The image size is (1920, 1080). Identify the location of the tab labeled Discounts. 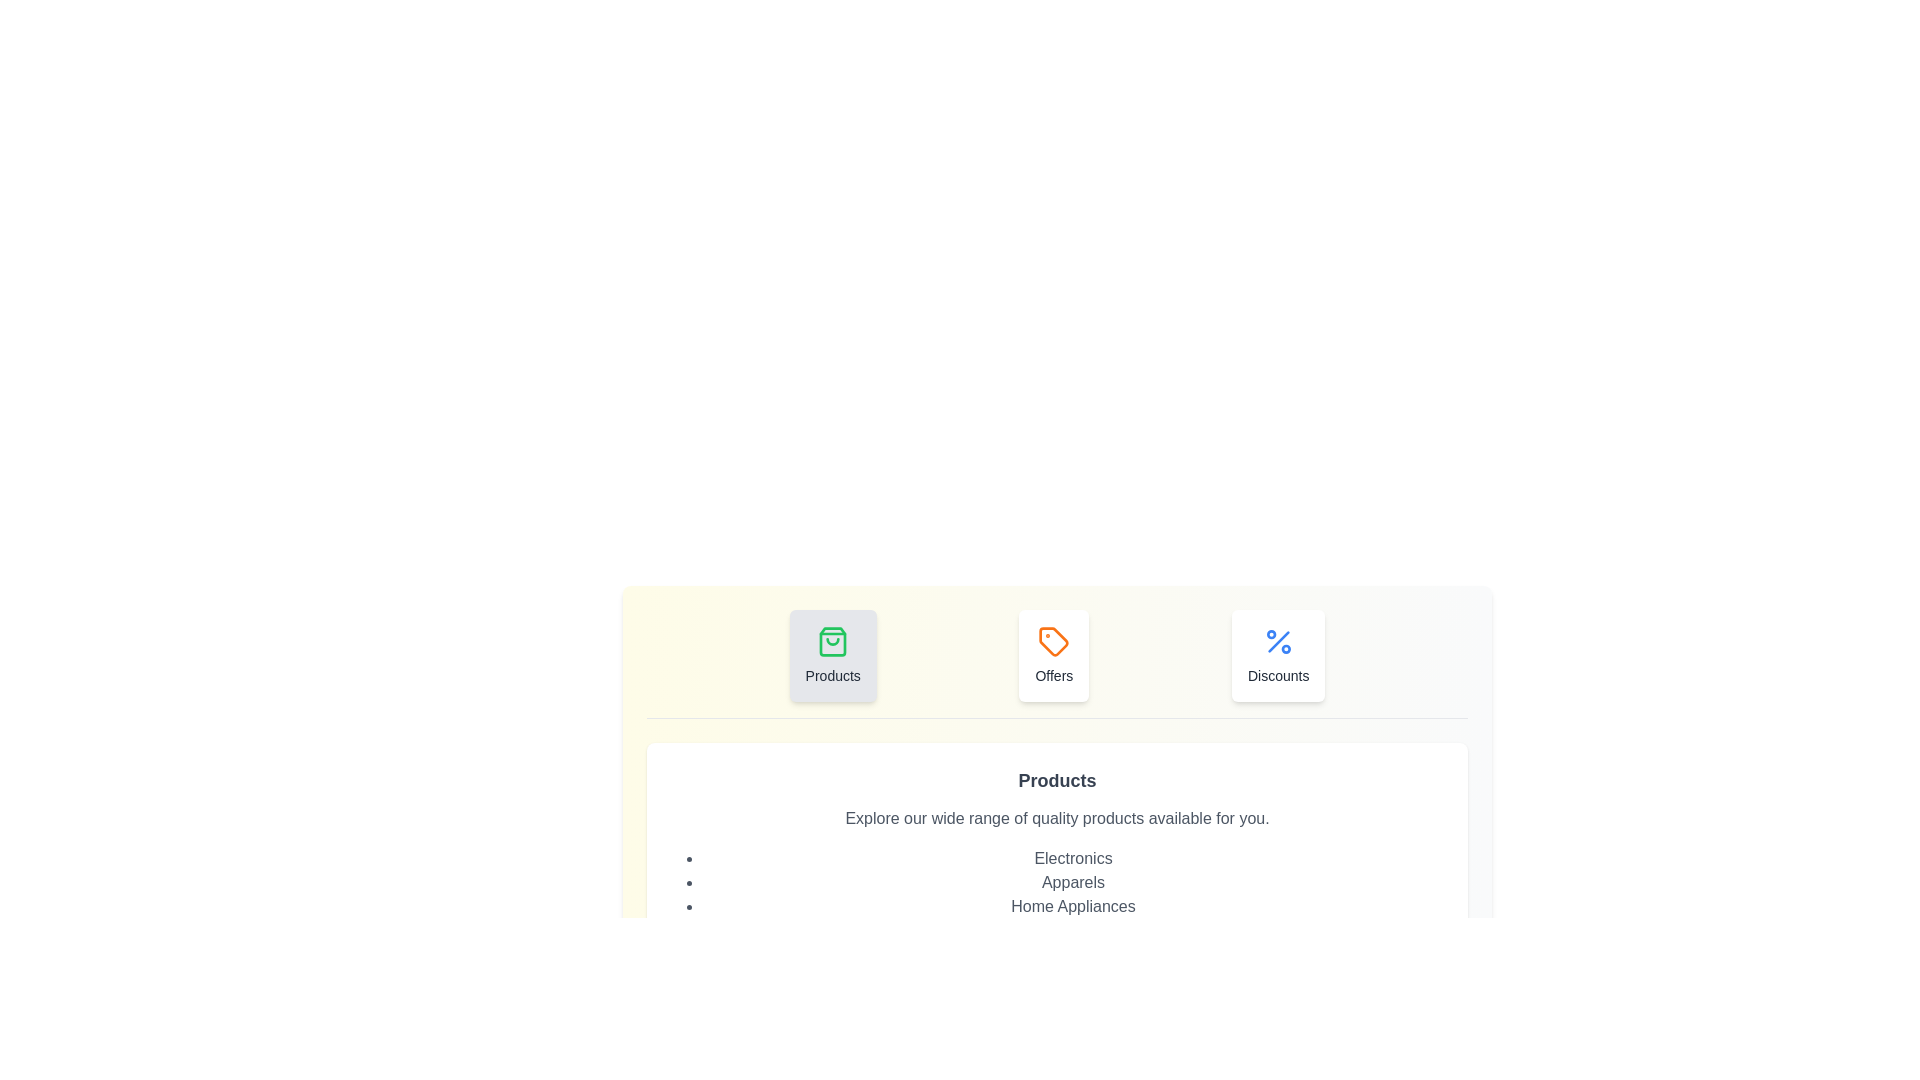
(1276, 655).